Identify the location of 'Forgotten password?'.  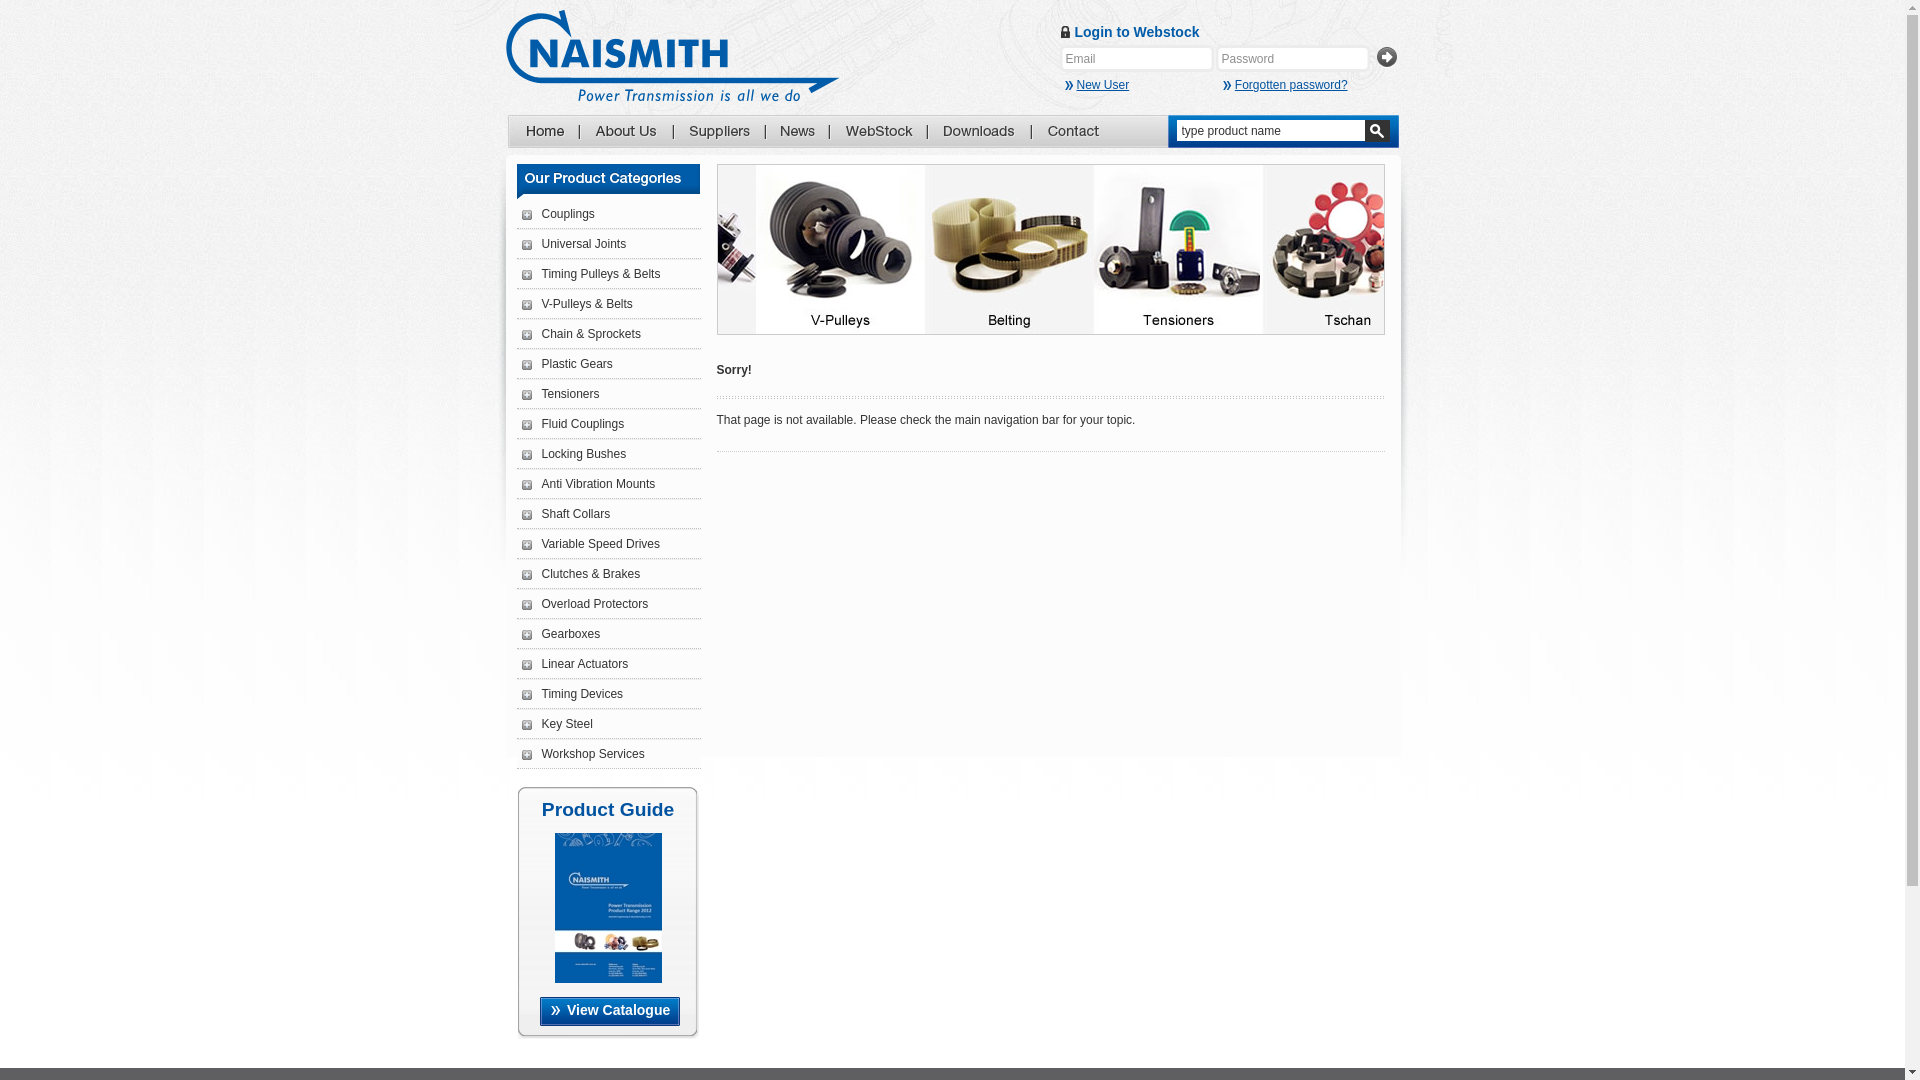
(1285, 83).